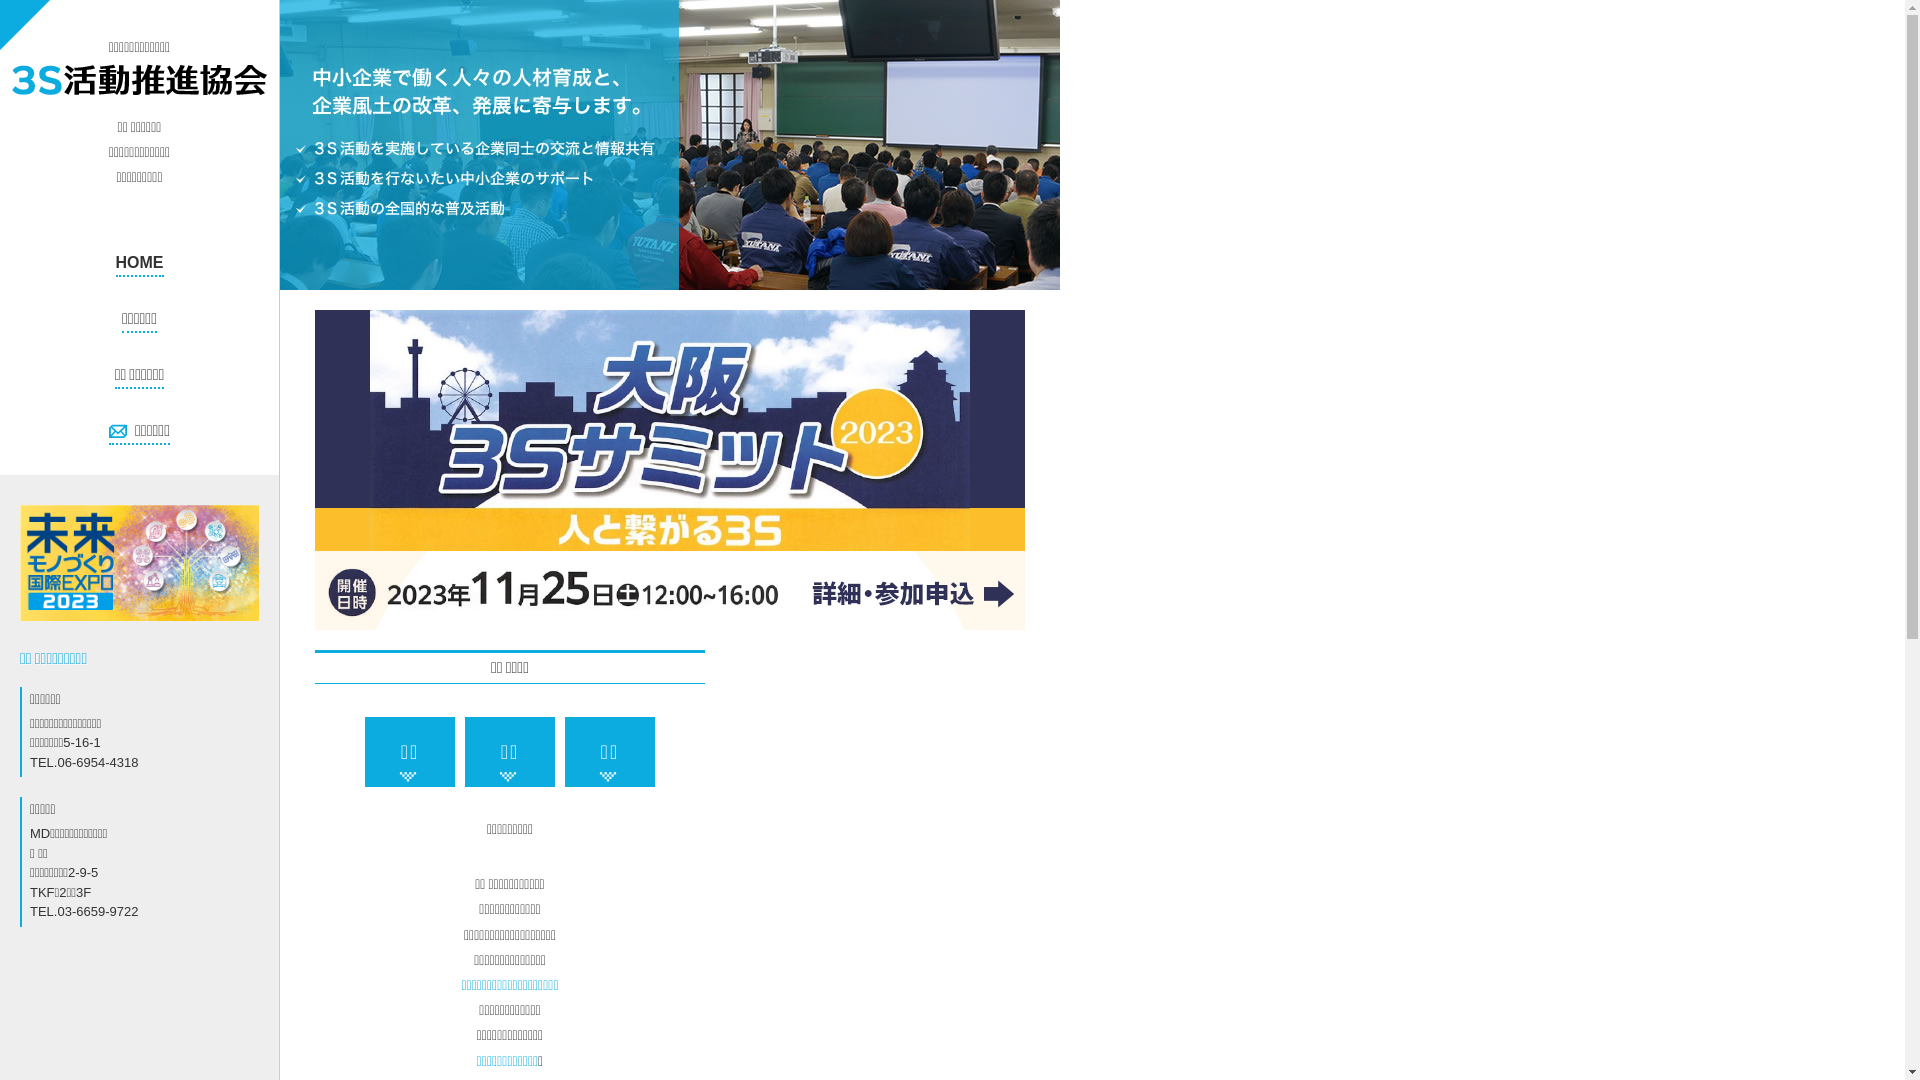  I want to click on 'HOME', so click(138, 262).